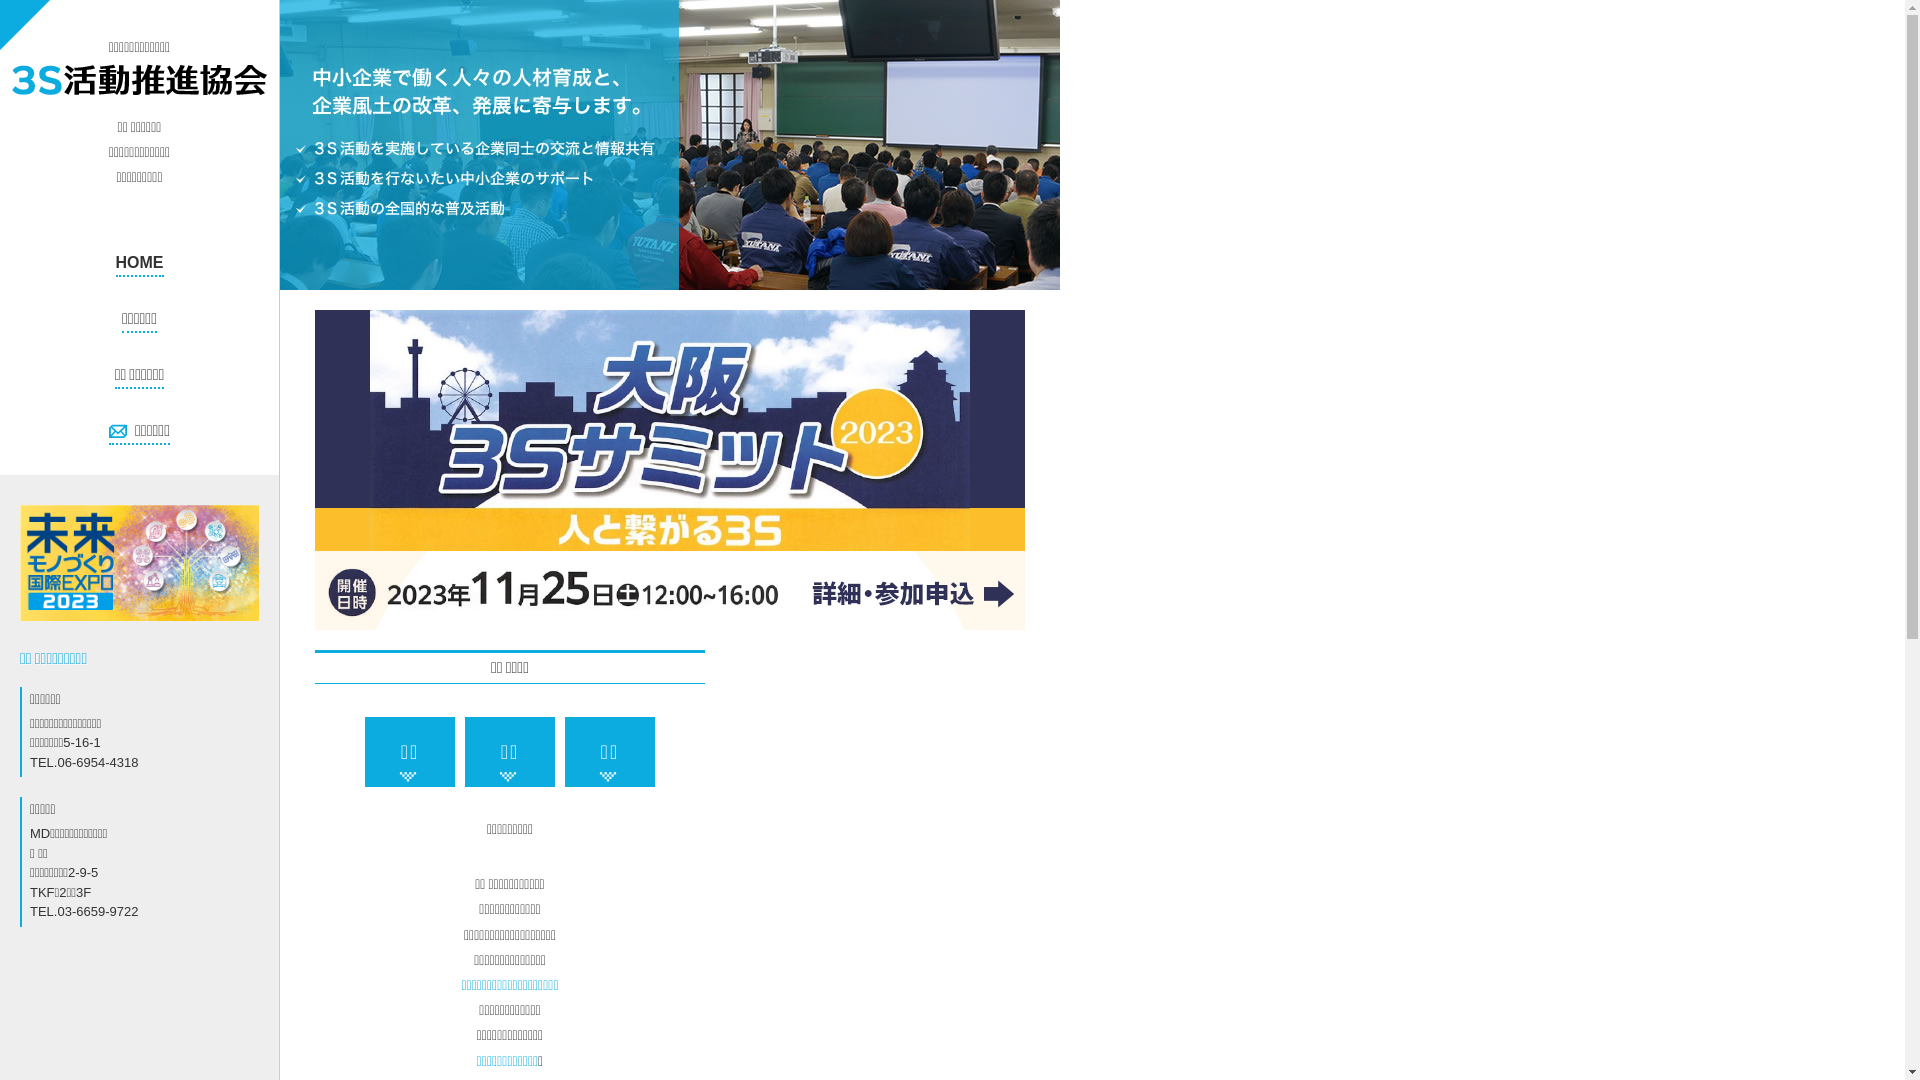  I want to click on 'HOME', so click(138, 262).